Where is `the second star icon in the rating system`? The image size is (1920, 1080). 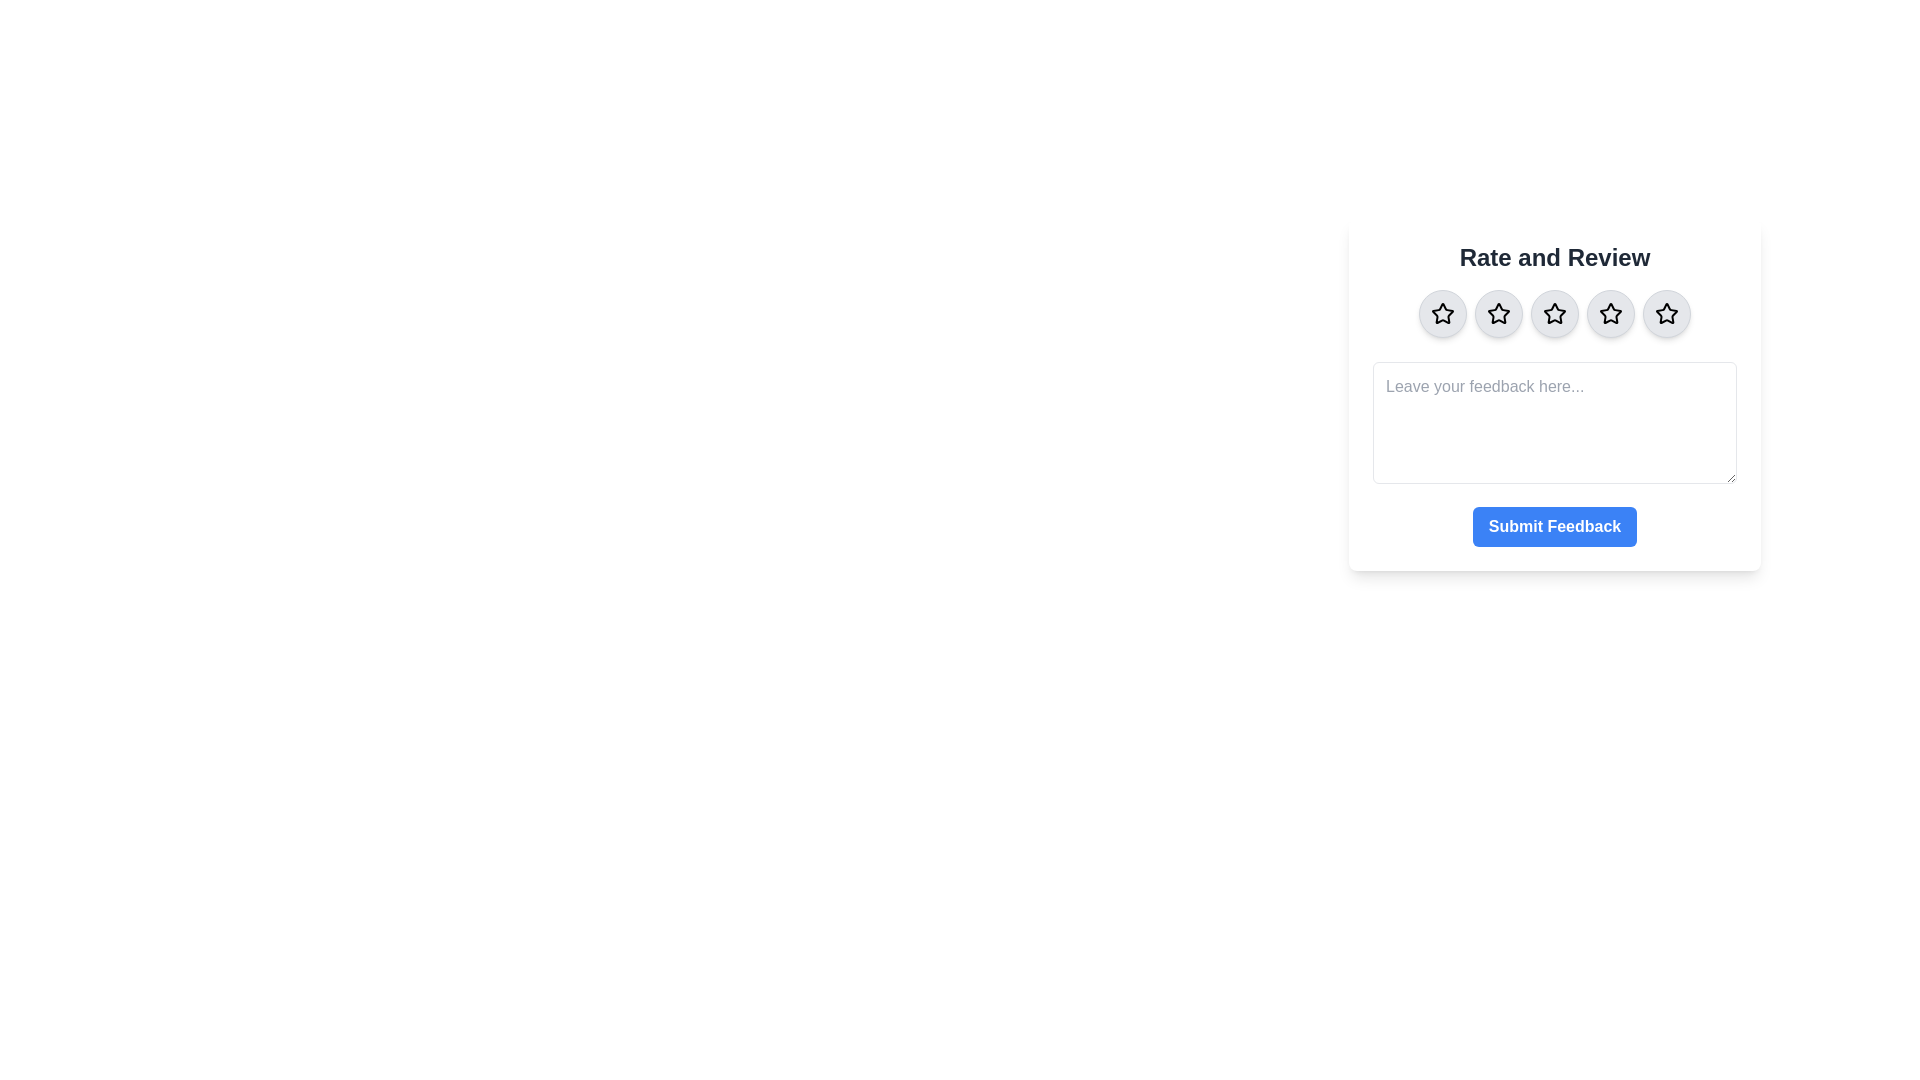 the second star icon in the rating system is located at coordinates (1498, 313).